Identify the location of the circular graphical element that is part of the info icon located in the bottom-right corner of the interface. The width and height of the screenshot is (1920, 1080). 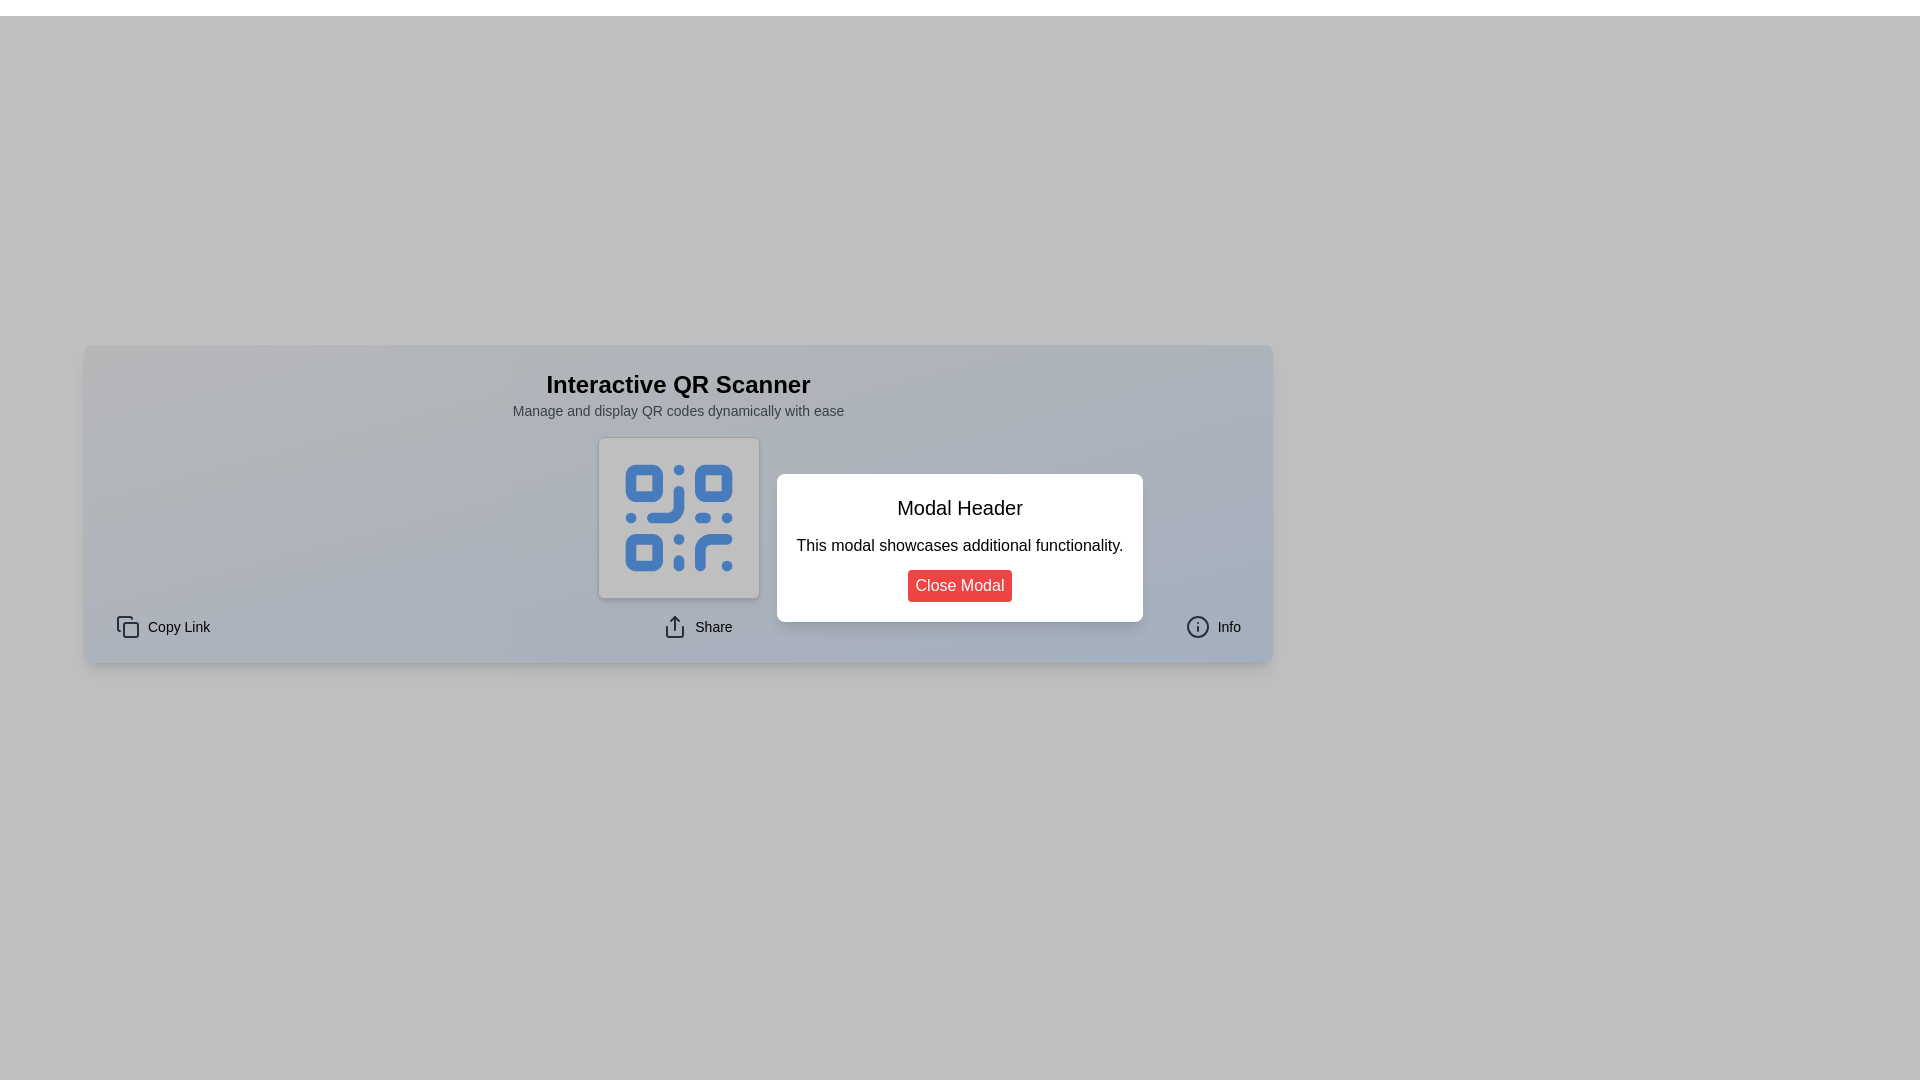
(1197, 626).